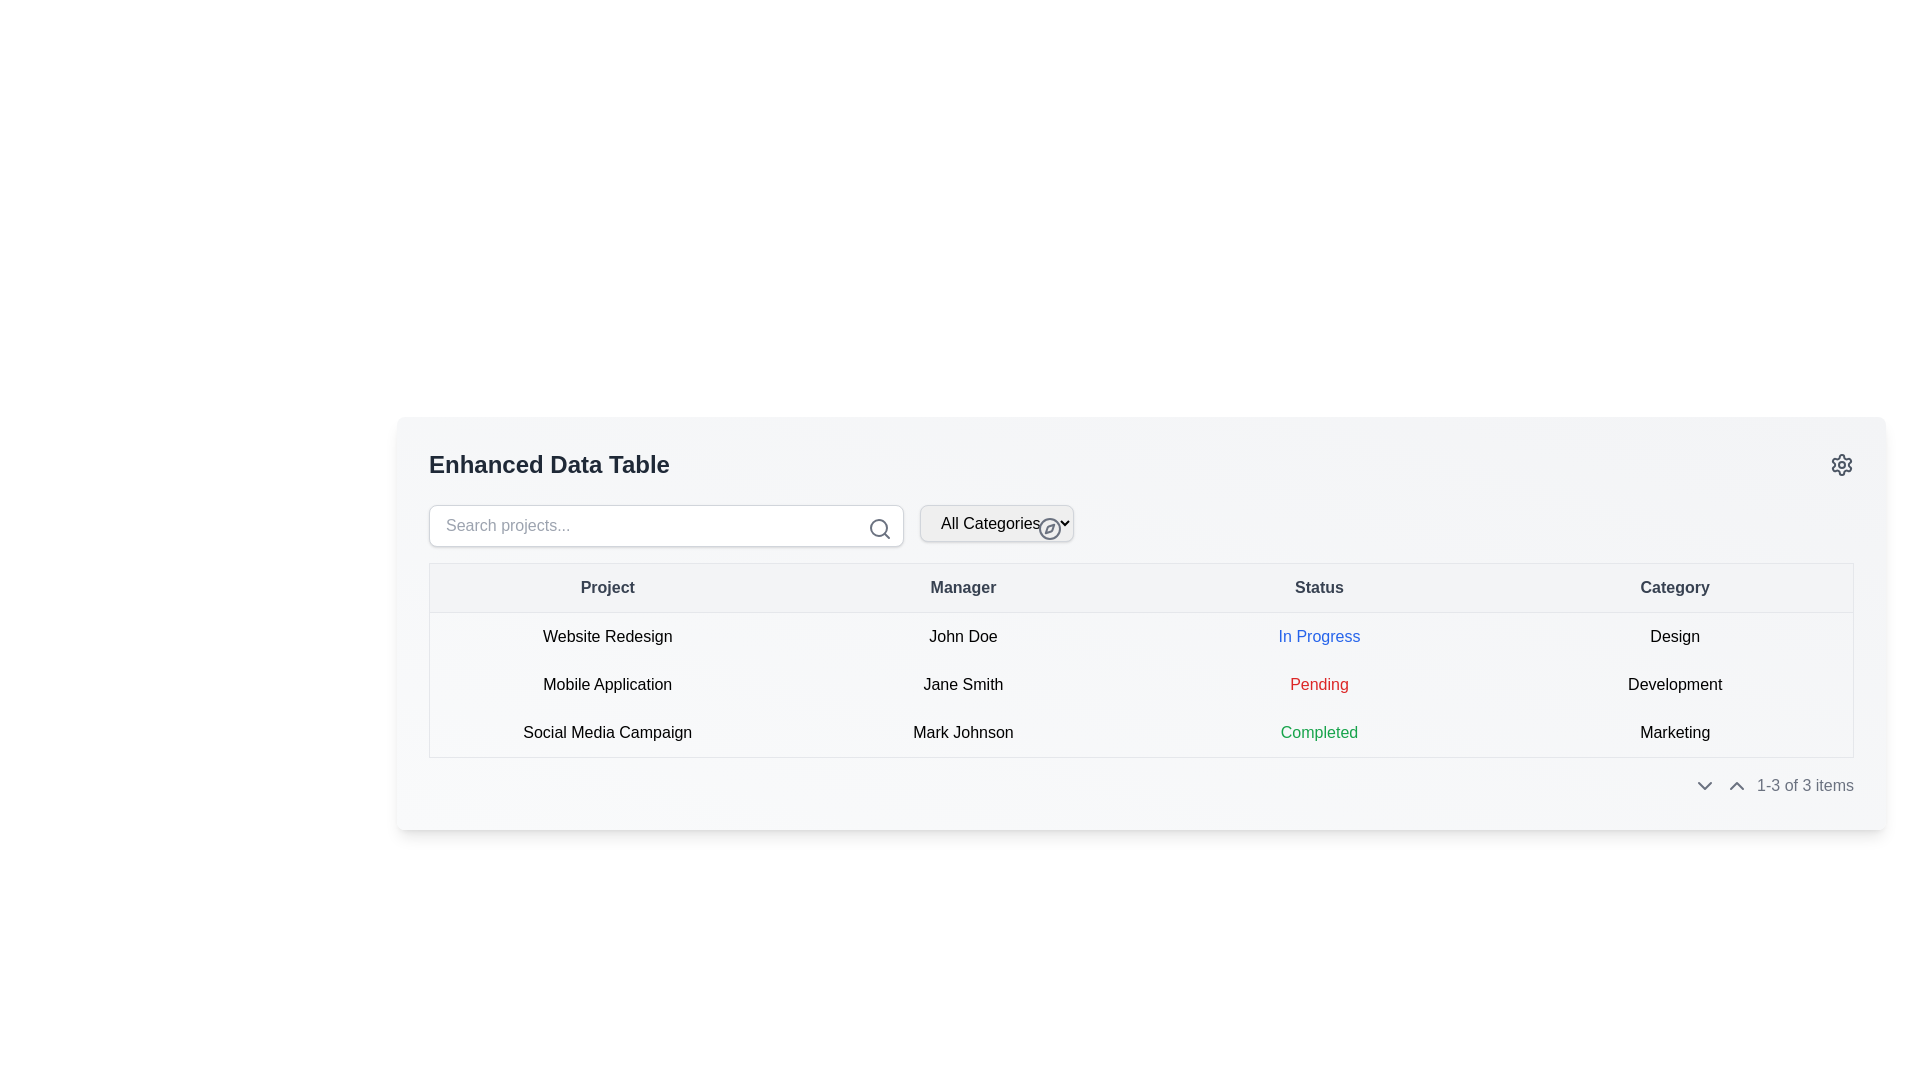 This screenshot has height=1080, width=1920. What do you see at coordinates (1704, 785) in the screenshot?
I see `the first chevron icon button that allows navigation to the next page of the data table, located at the bottom-right corner of the table` at bounding box center [1704, 785].